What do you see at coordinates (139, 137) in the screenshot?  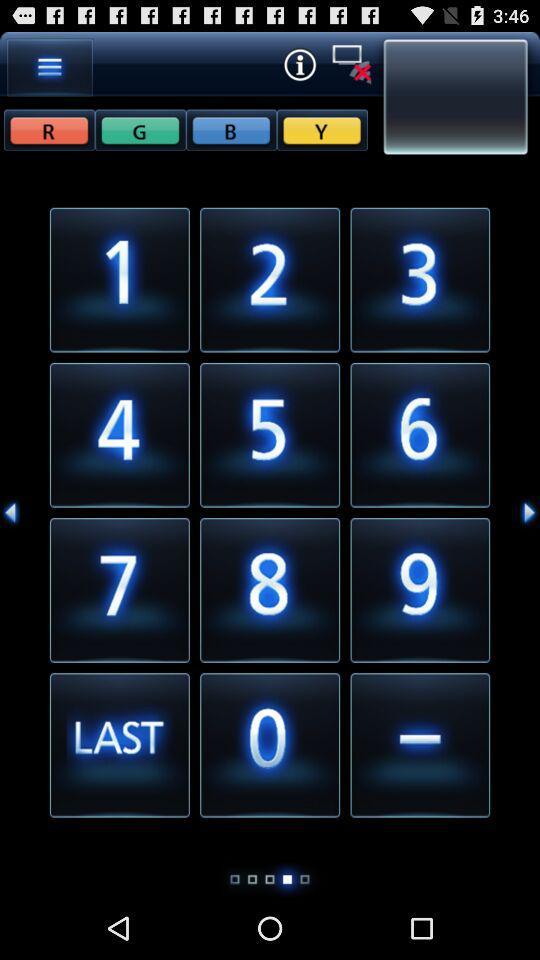 I see `the facebook icon` at bounding box center [139, 137].